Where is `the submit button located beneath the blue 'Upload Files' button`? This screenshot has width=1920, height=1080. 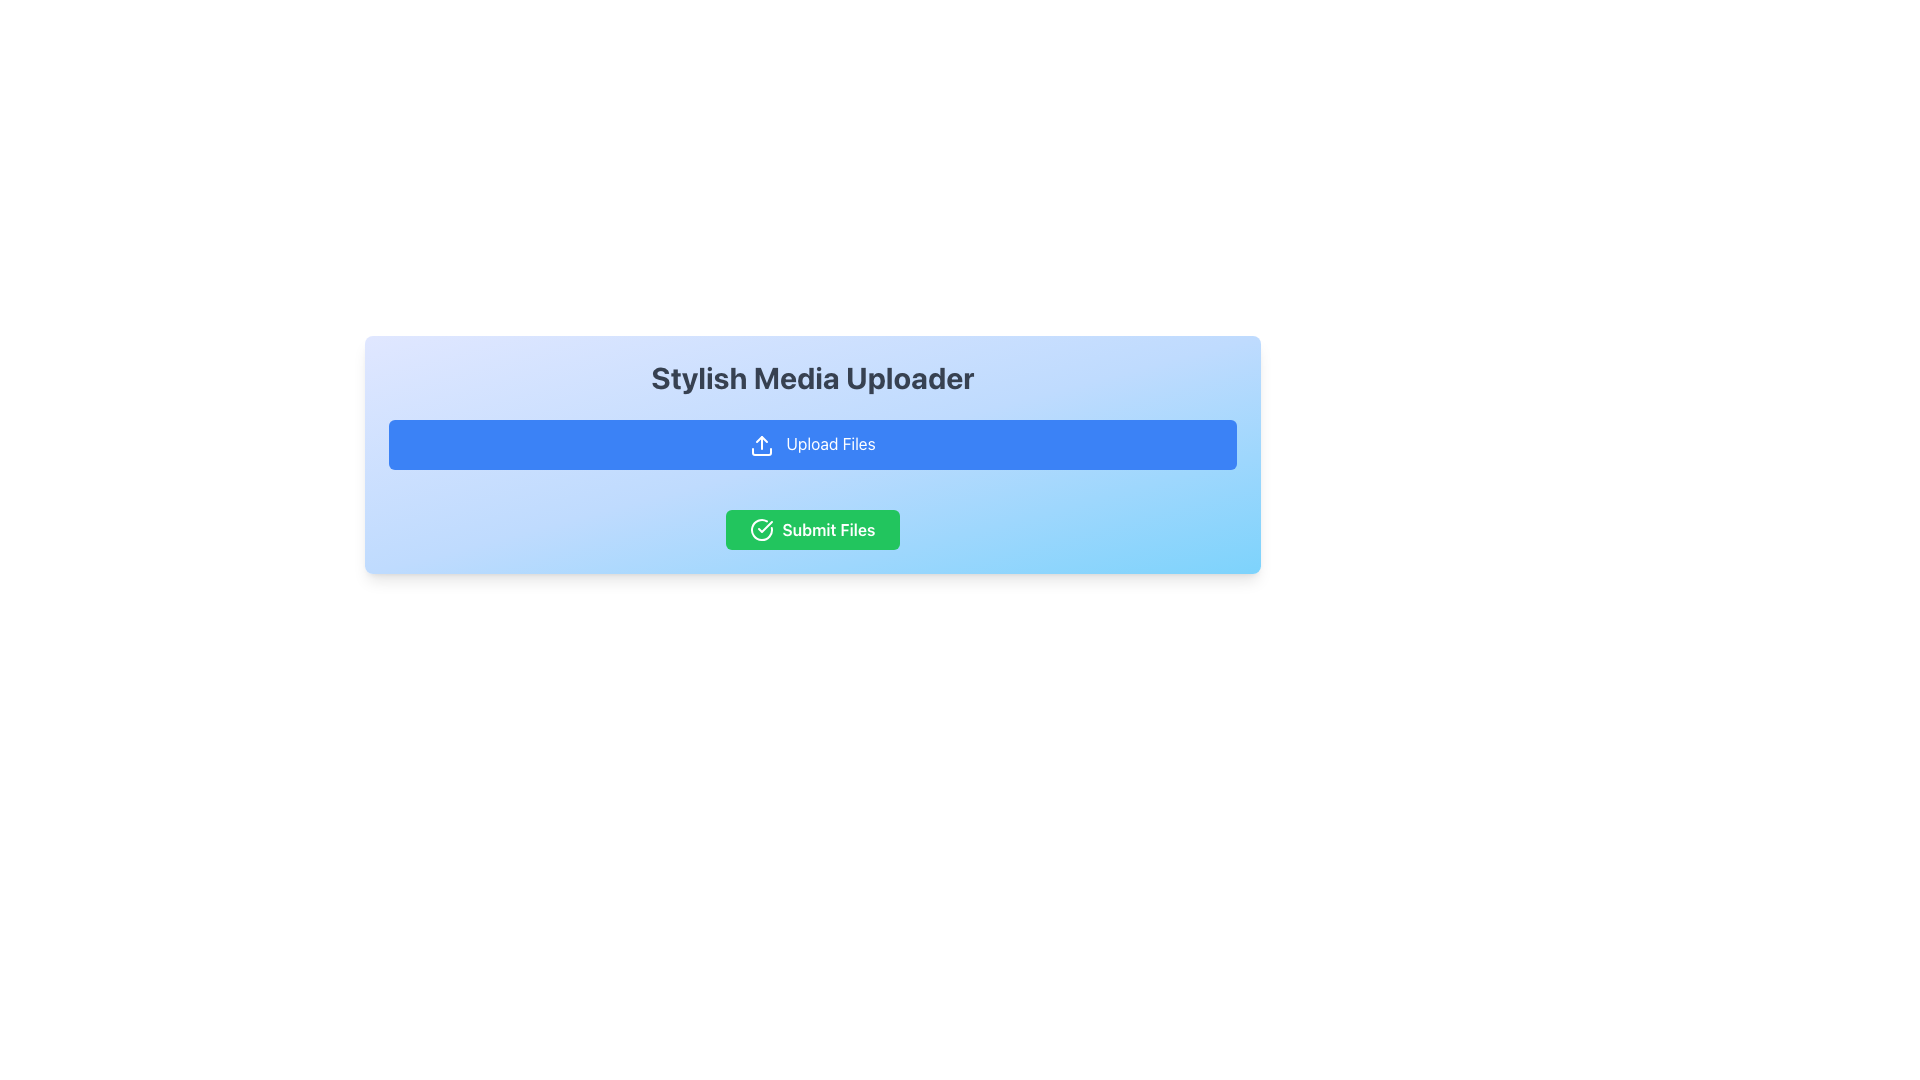
the submit button located beneath the blue 'Upload Files' button is located at coordinates (812, 527).